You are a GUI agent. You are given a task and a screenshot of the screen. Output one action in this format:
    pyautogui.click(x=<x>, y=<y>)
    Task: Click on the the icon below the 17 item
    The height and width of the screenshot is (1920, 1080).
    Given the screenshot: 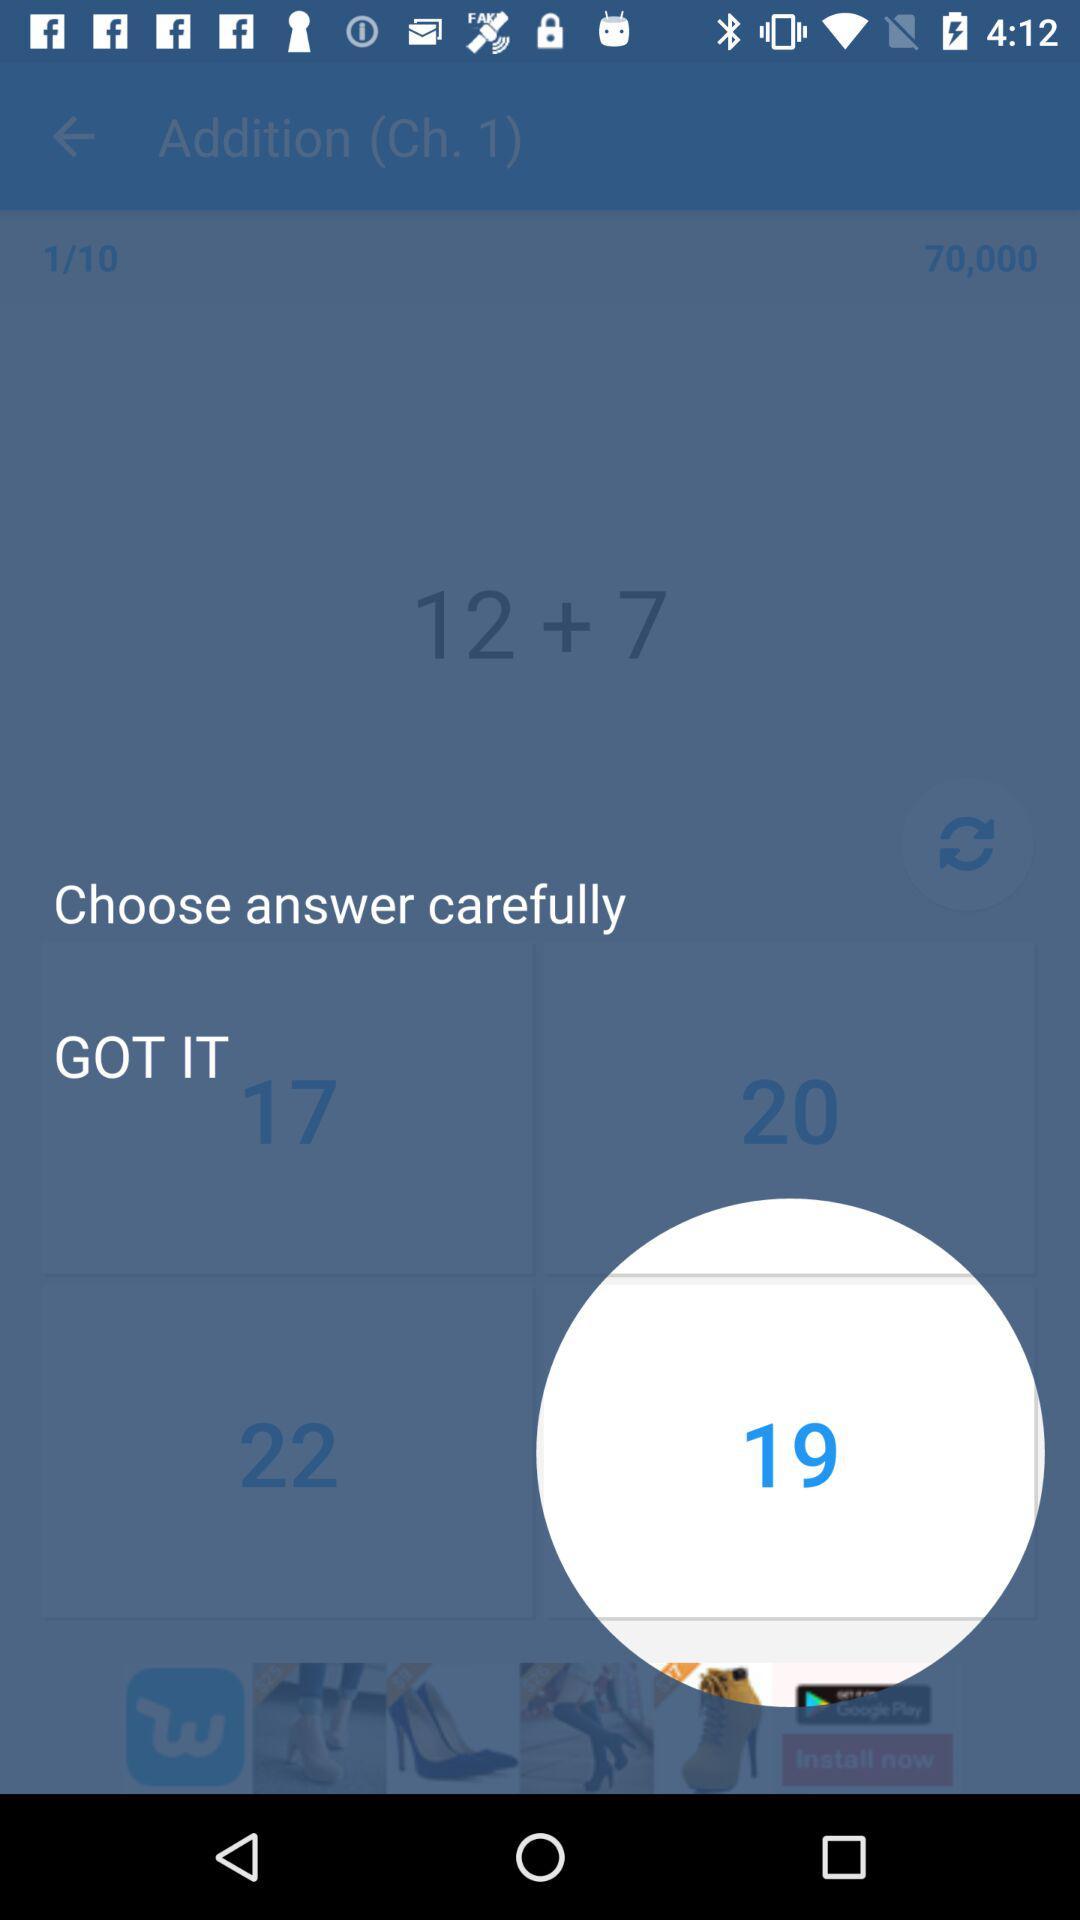 What is the action you would take?
    pyautogui.click(x=289, y=1452)
    